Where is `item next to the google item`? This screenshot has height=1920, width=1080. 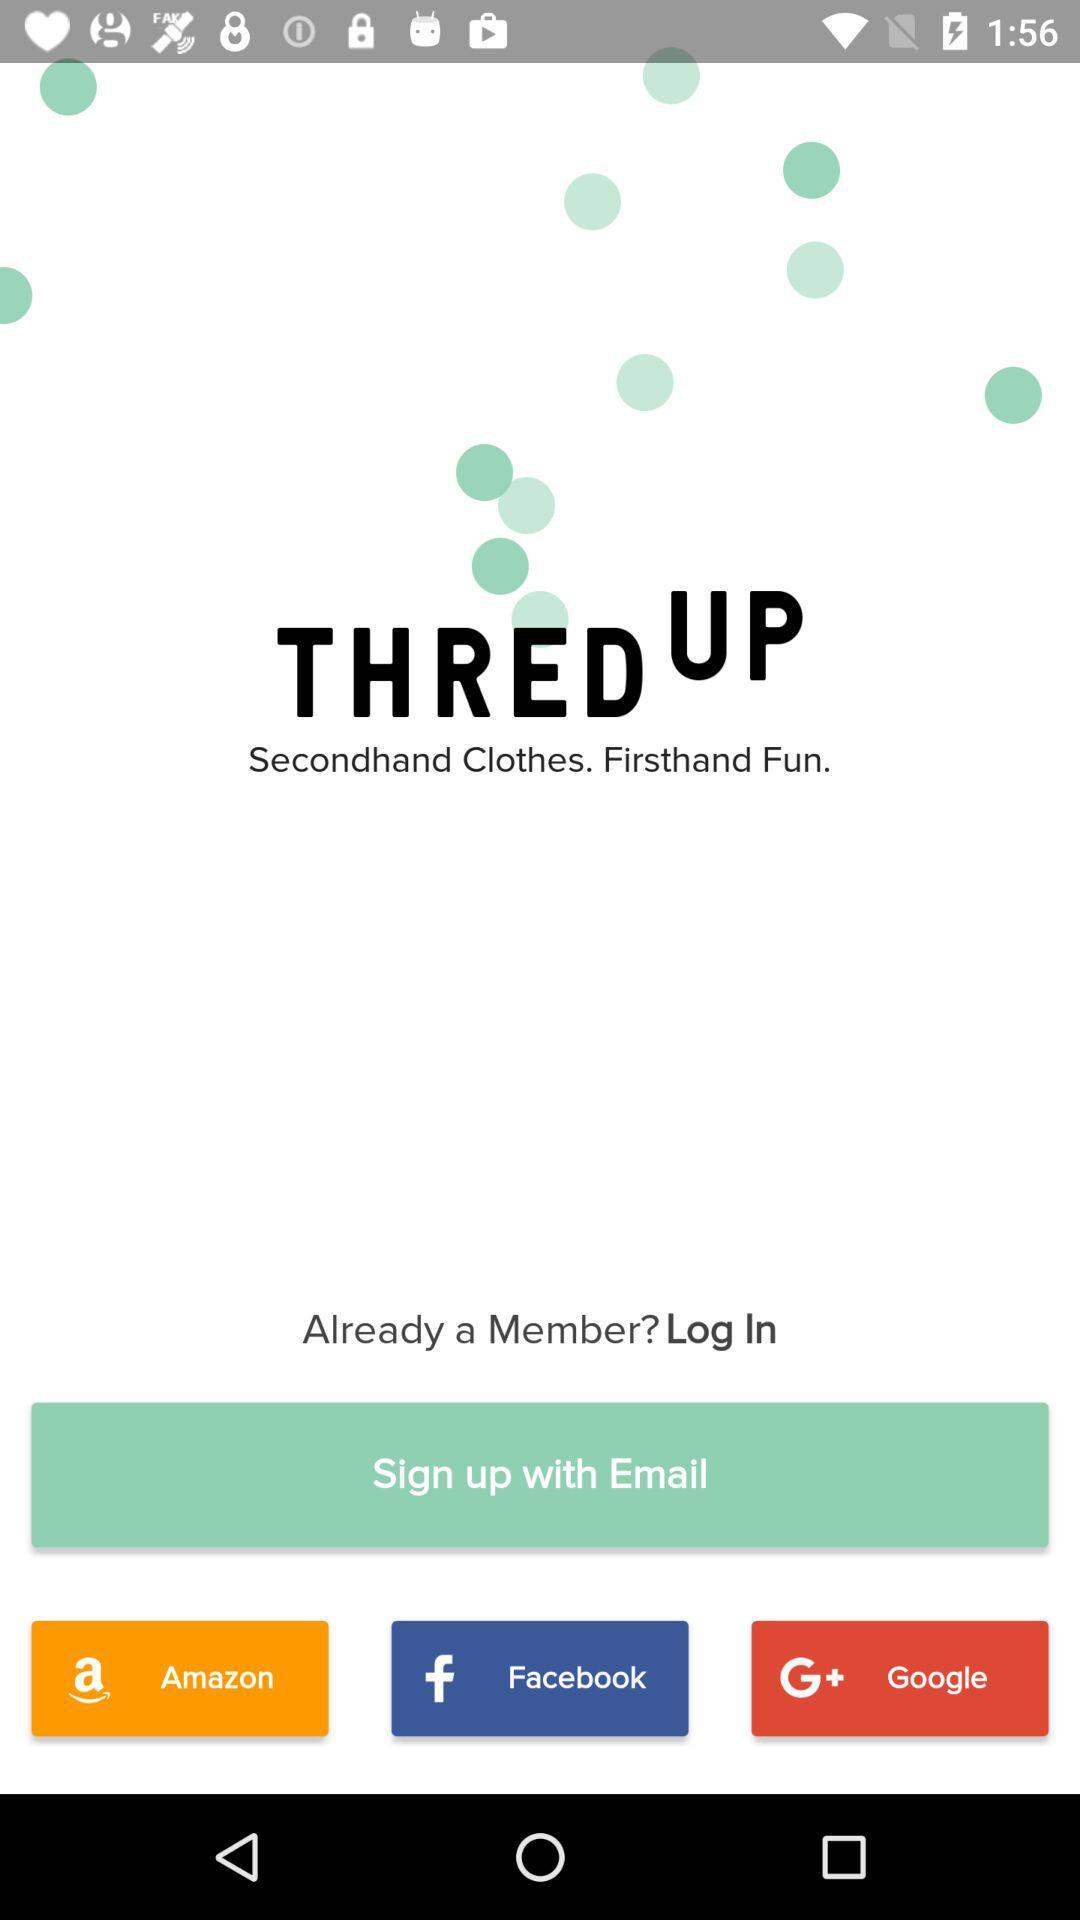 item next to the google item is located at coordinates (540, 1678).